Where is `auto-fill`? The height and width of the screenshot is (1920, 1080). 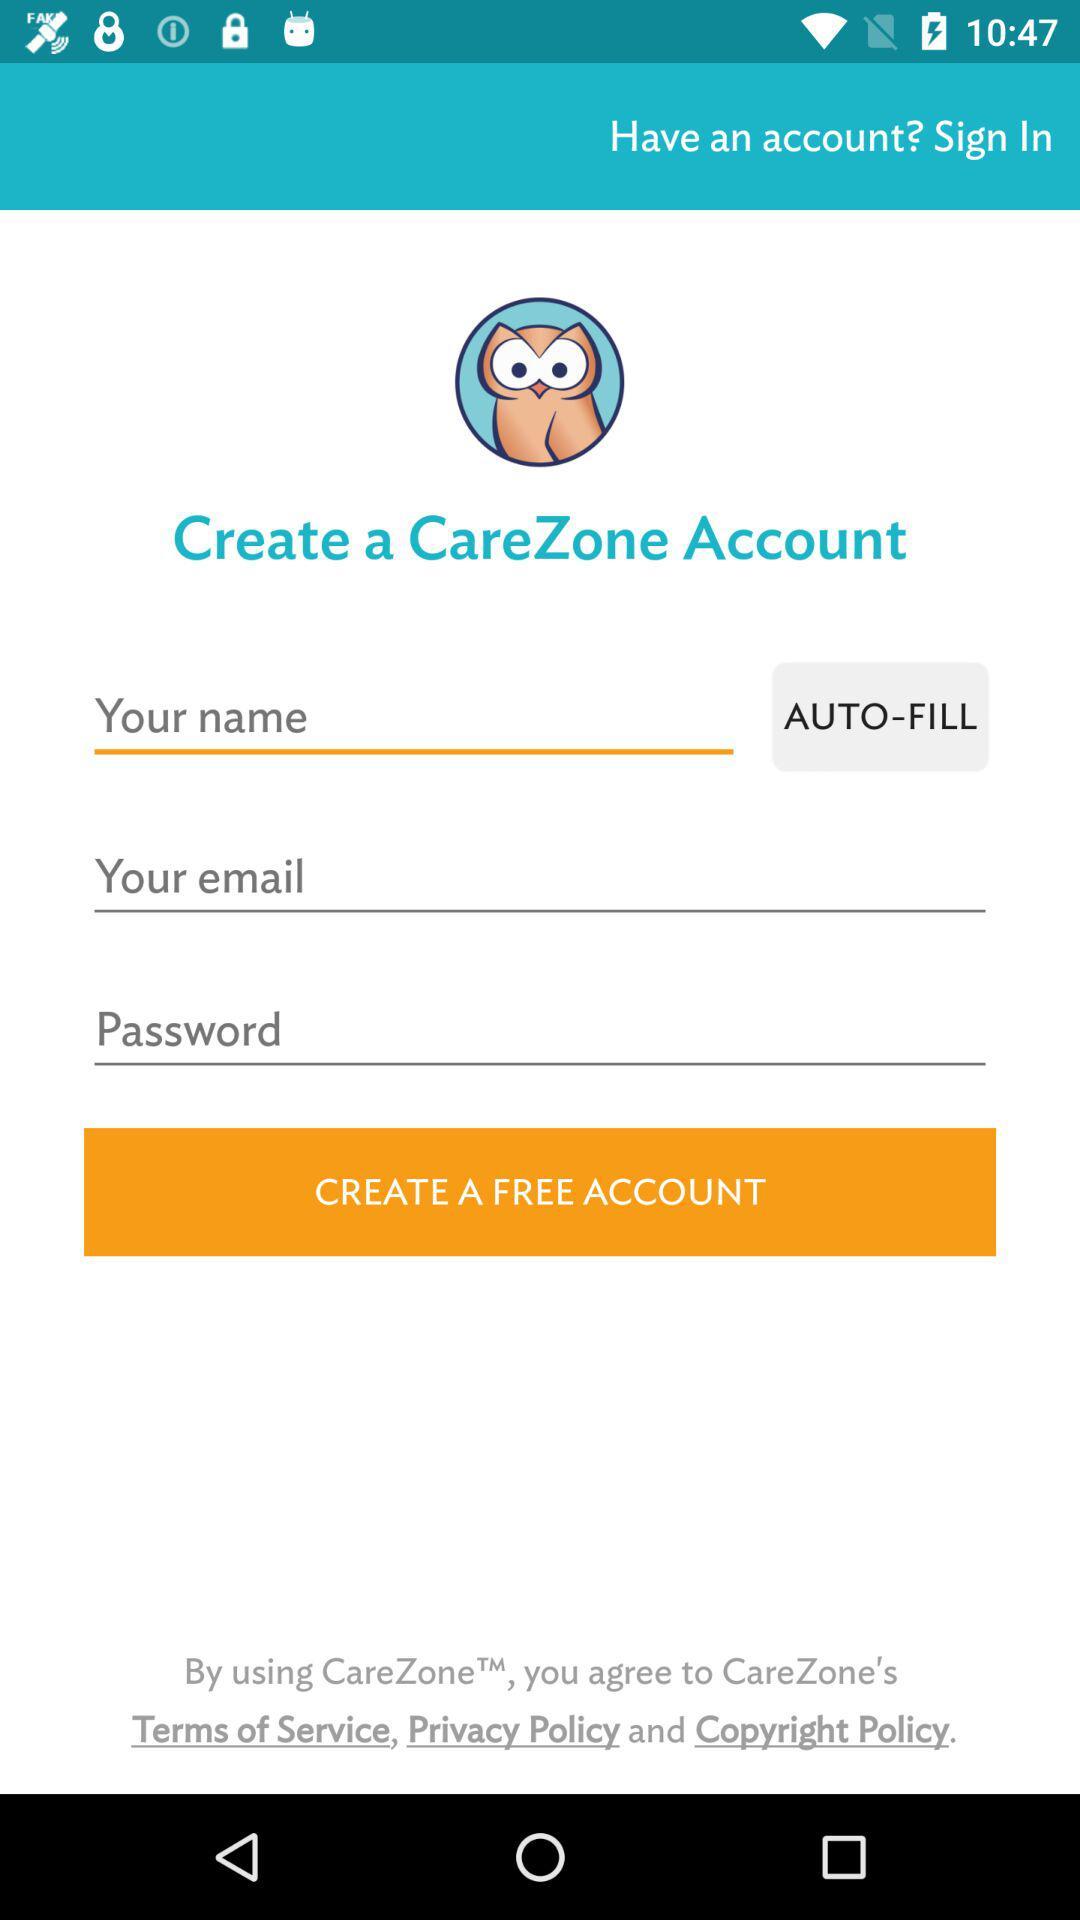 auto-fill is located at coordinates (879, 716).